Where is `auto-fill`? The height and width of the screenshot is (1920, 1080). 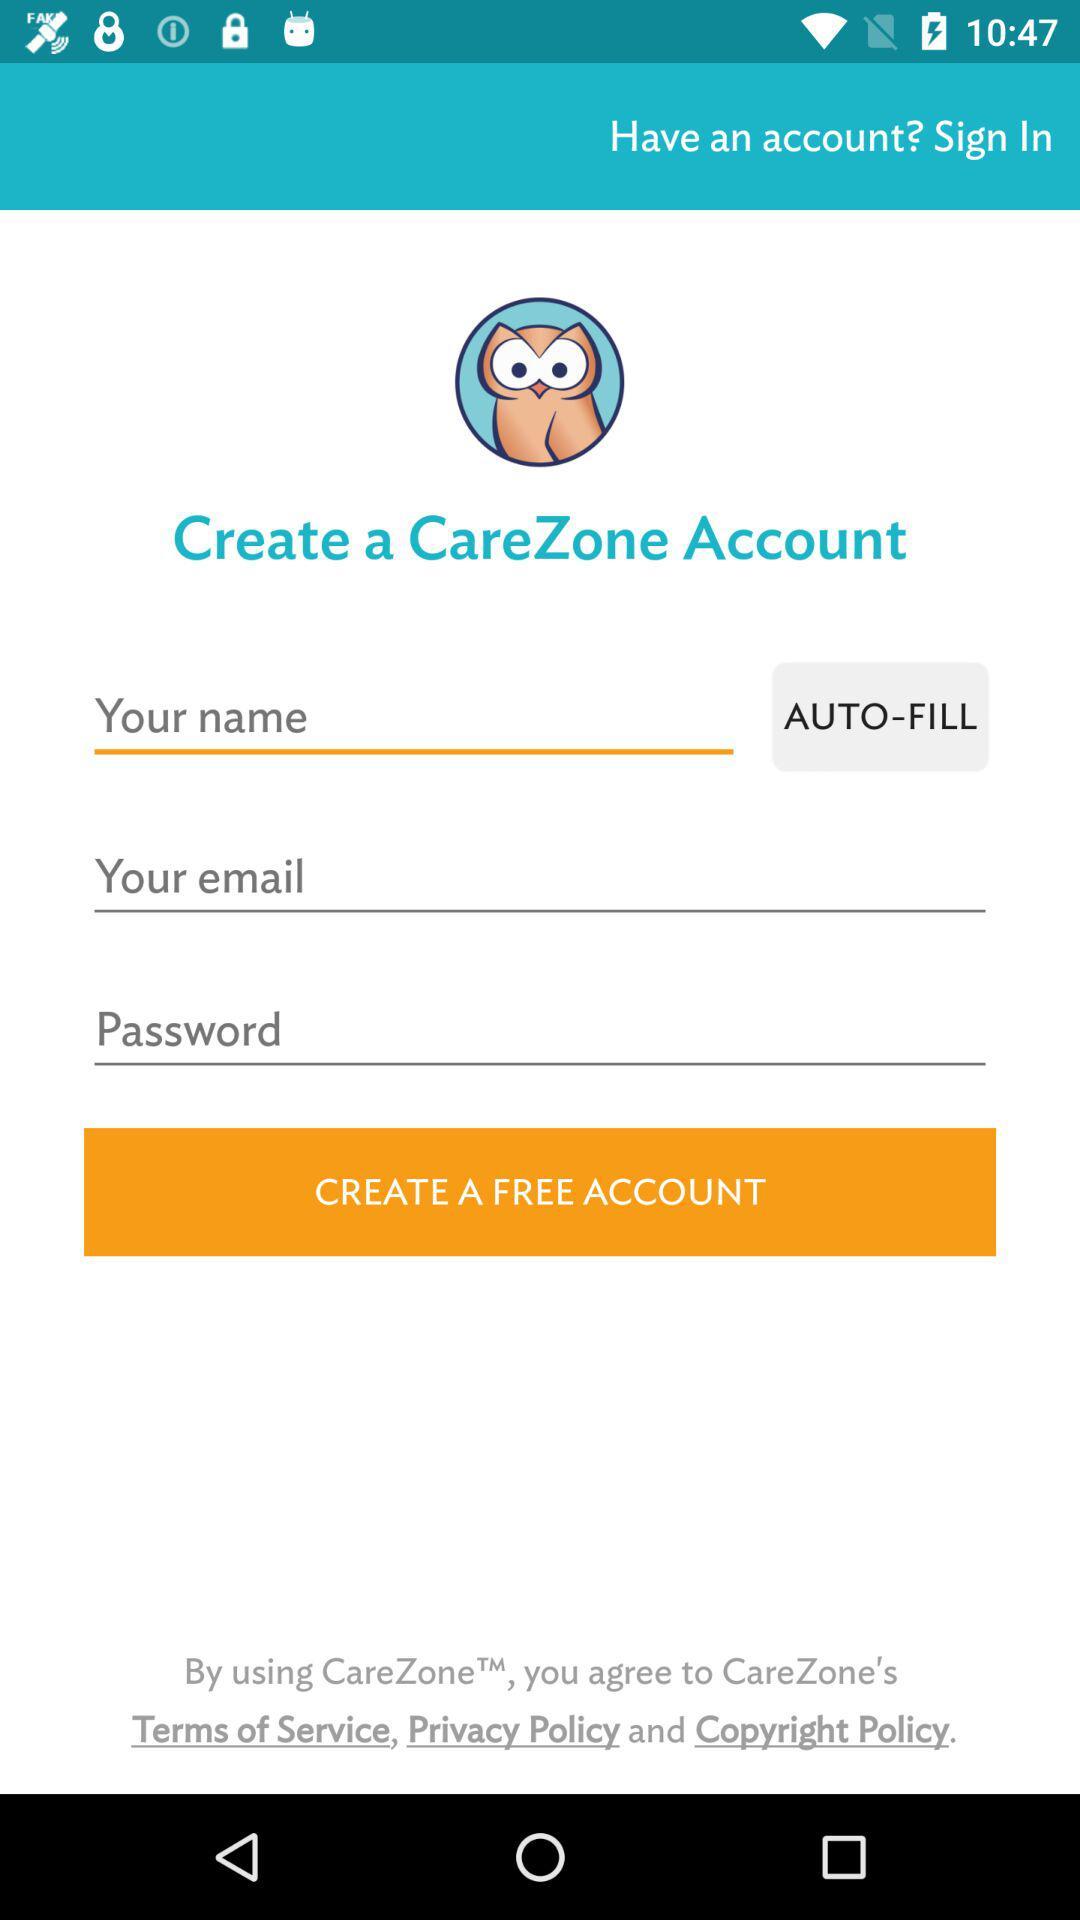 auto-fill is located at coordinates (879, 716).